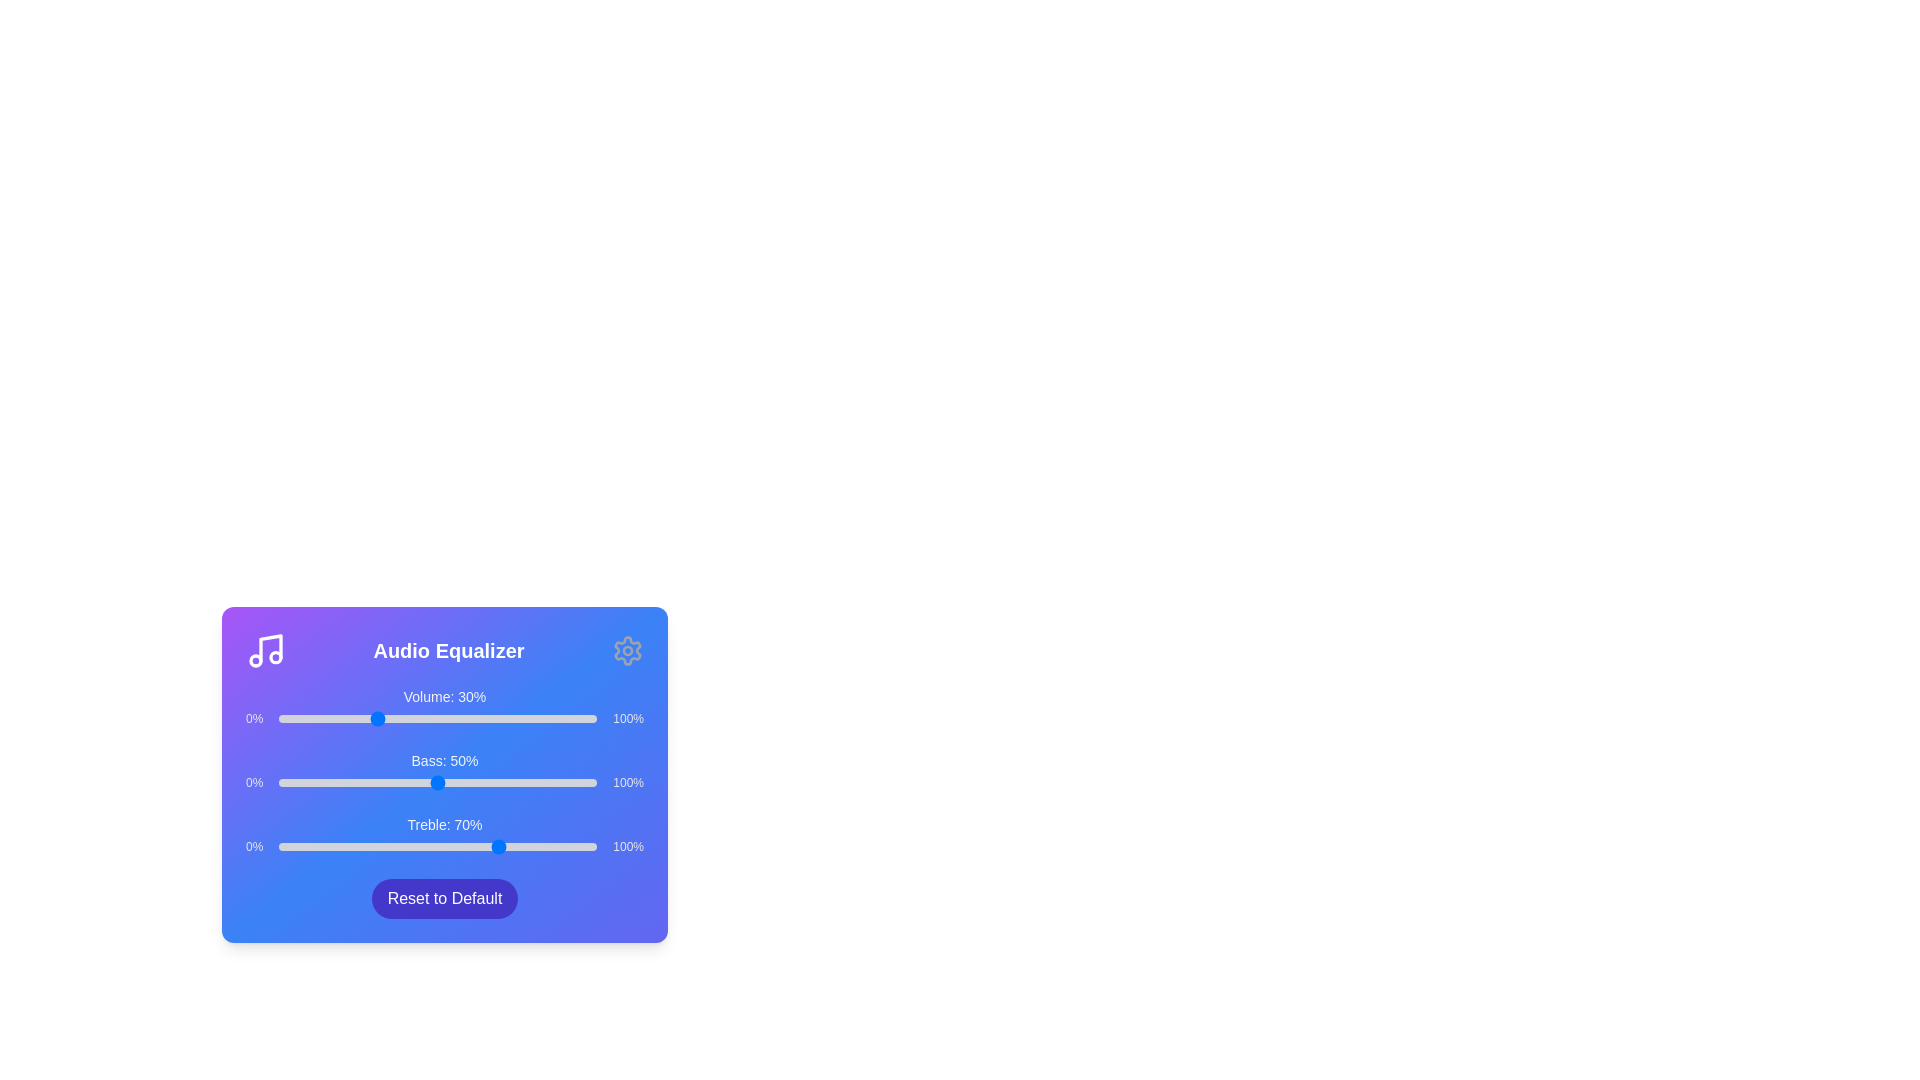 The height and width of the screenshot is (1080, 1920). What do you see at coordinates (444, 897) in the screenshot?
I see `the 'Reset to Default' button to reset the equalizer settings to their default values` at bounding box center [444, 897].